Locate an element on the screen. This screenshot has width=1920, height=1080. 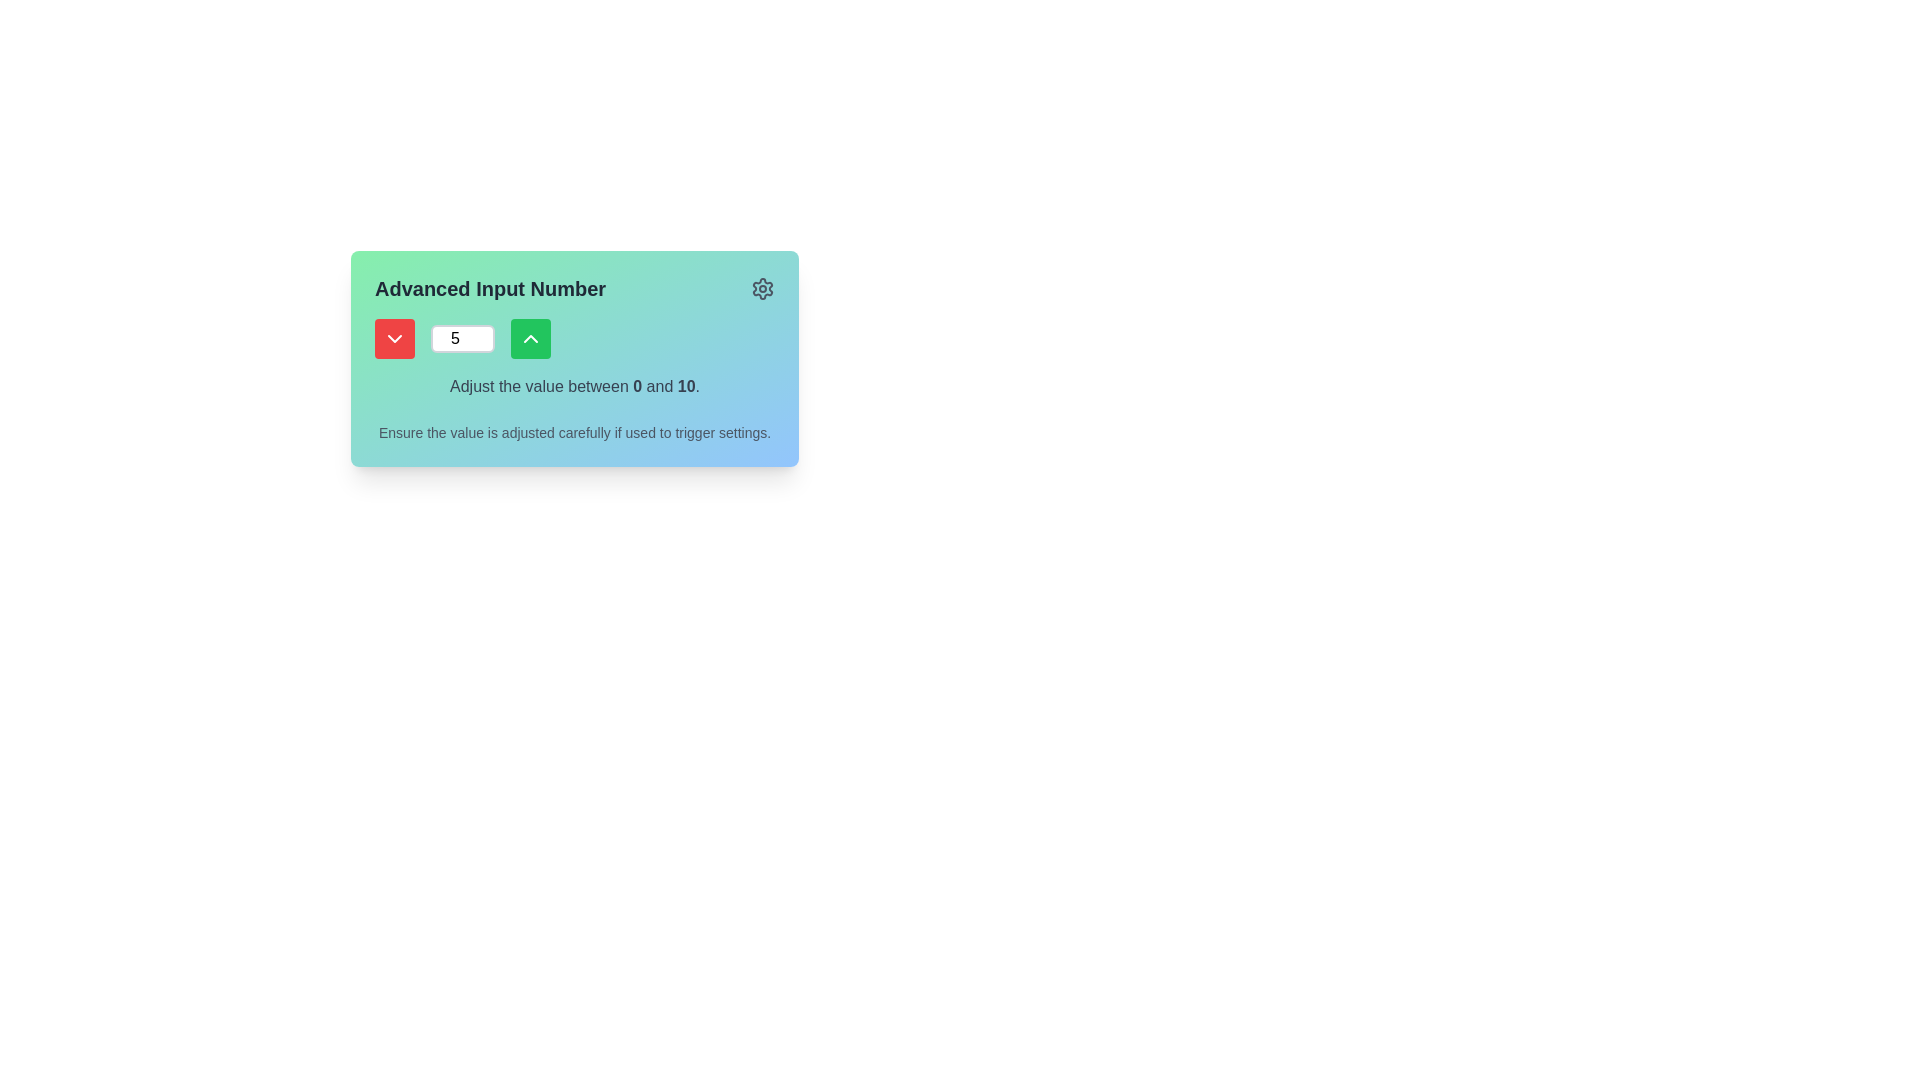
the bold-styled numeral '0' in the sentence 'Adjust the value between 0 and 10.' is located at coordinates (636, 386).